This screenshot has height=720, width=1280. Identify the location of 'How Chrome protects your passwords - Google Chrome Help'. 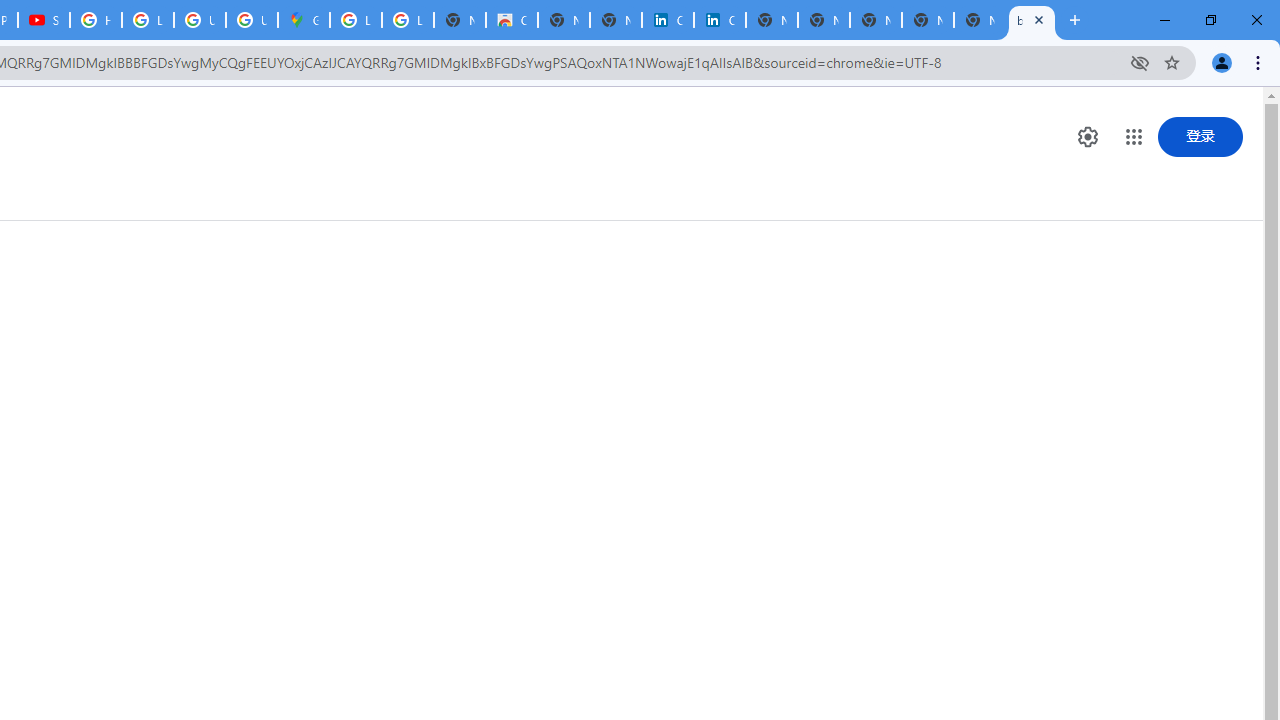
(95, 20).